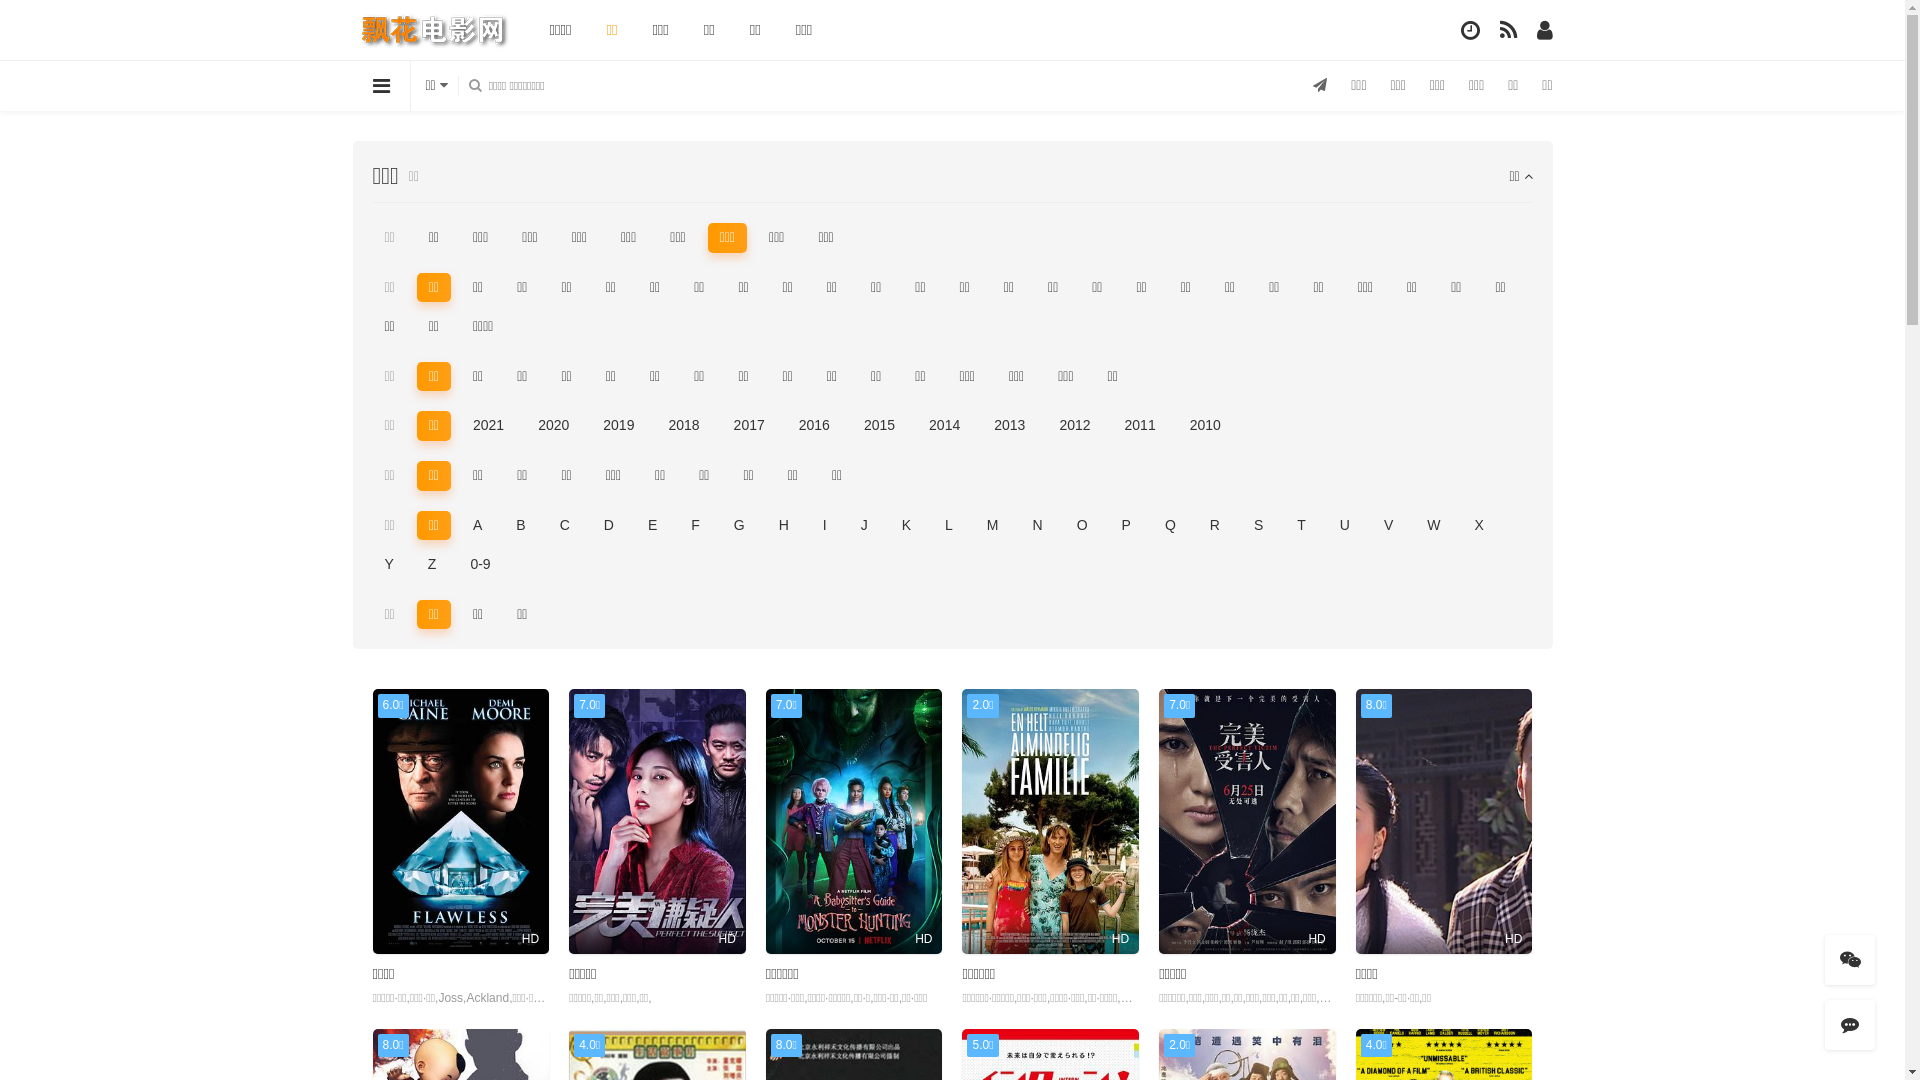  What do you see at coordinates (1037, 524) in the screenshot?
I see `'N'` at bounding box center [1037, 524].